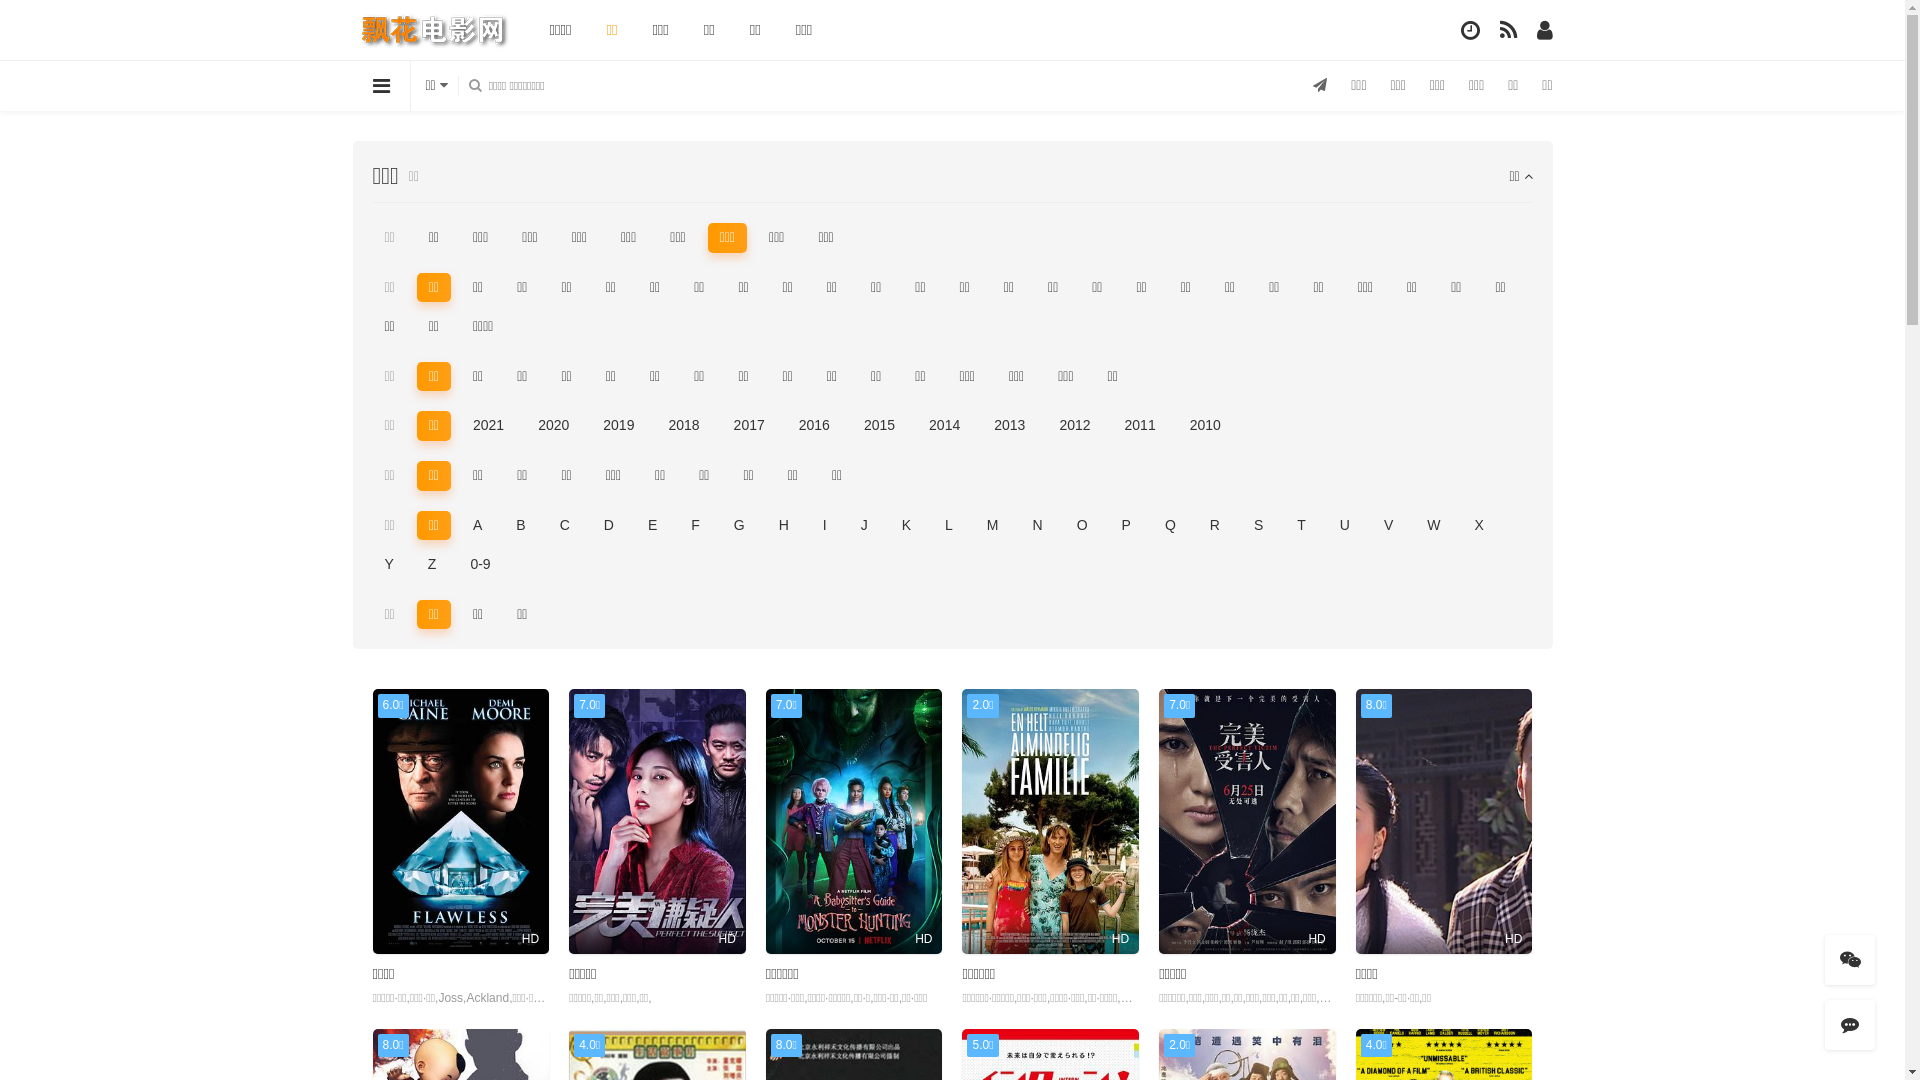  What do you see at coordinates (1037, 524) in the screenshot?
I see `'N'` at bounding box center [1037, 524].